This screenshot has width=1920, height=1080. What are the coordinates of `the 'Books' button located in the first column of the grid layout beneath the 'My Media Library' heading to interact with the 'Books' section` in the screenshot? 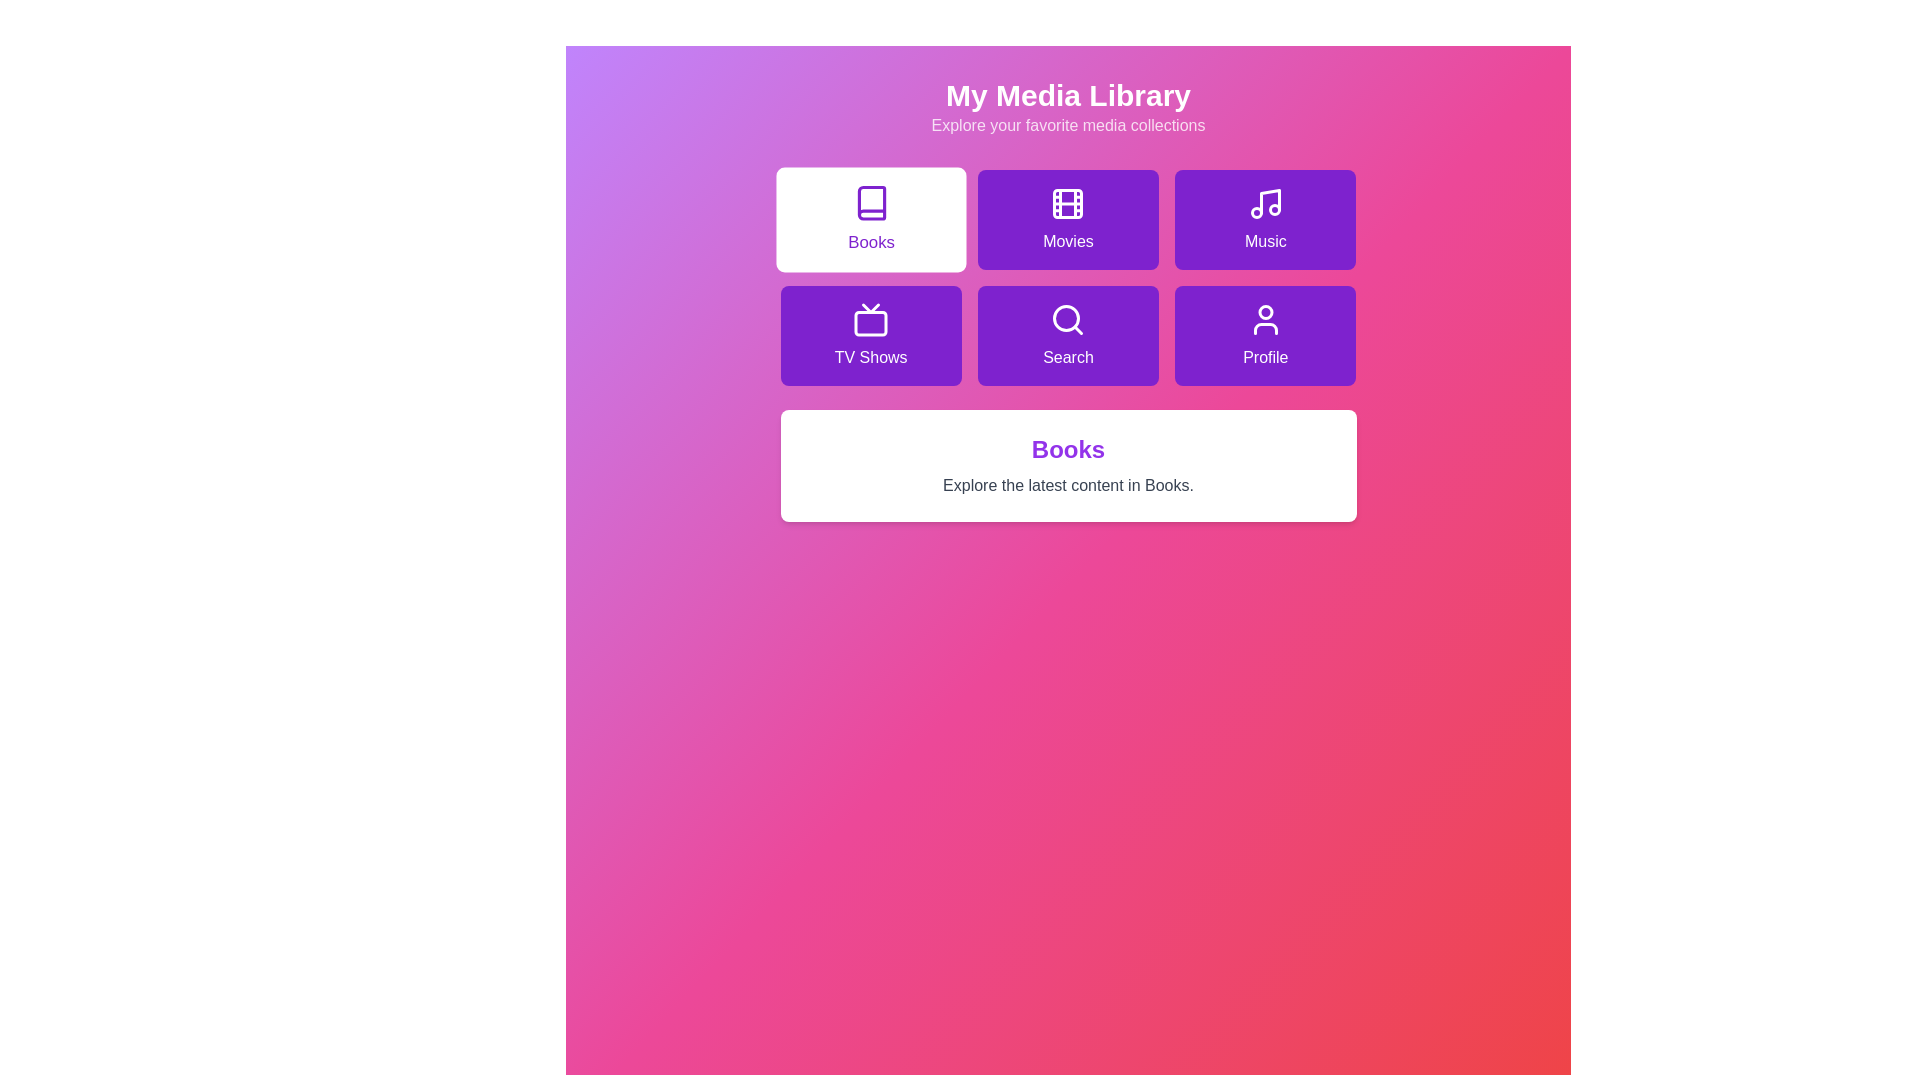 It's located at (870, 242).